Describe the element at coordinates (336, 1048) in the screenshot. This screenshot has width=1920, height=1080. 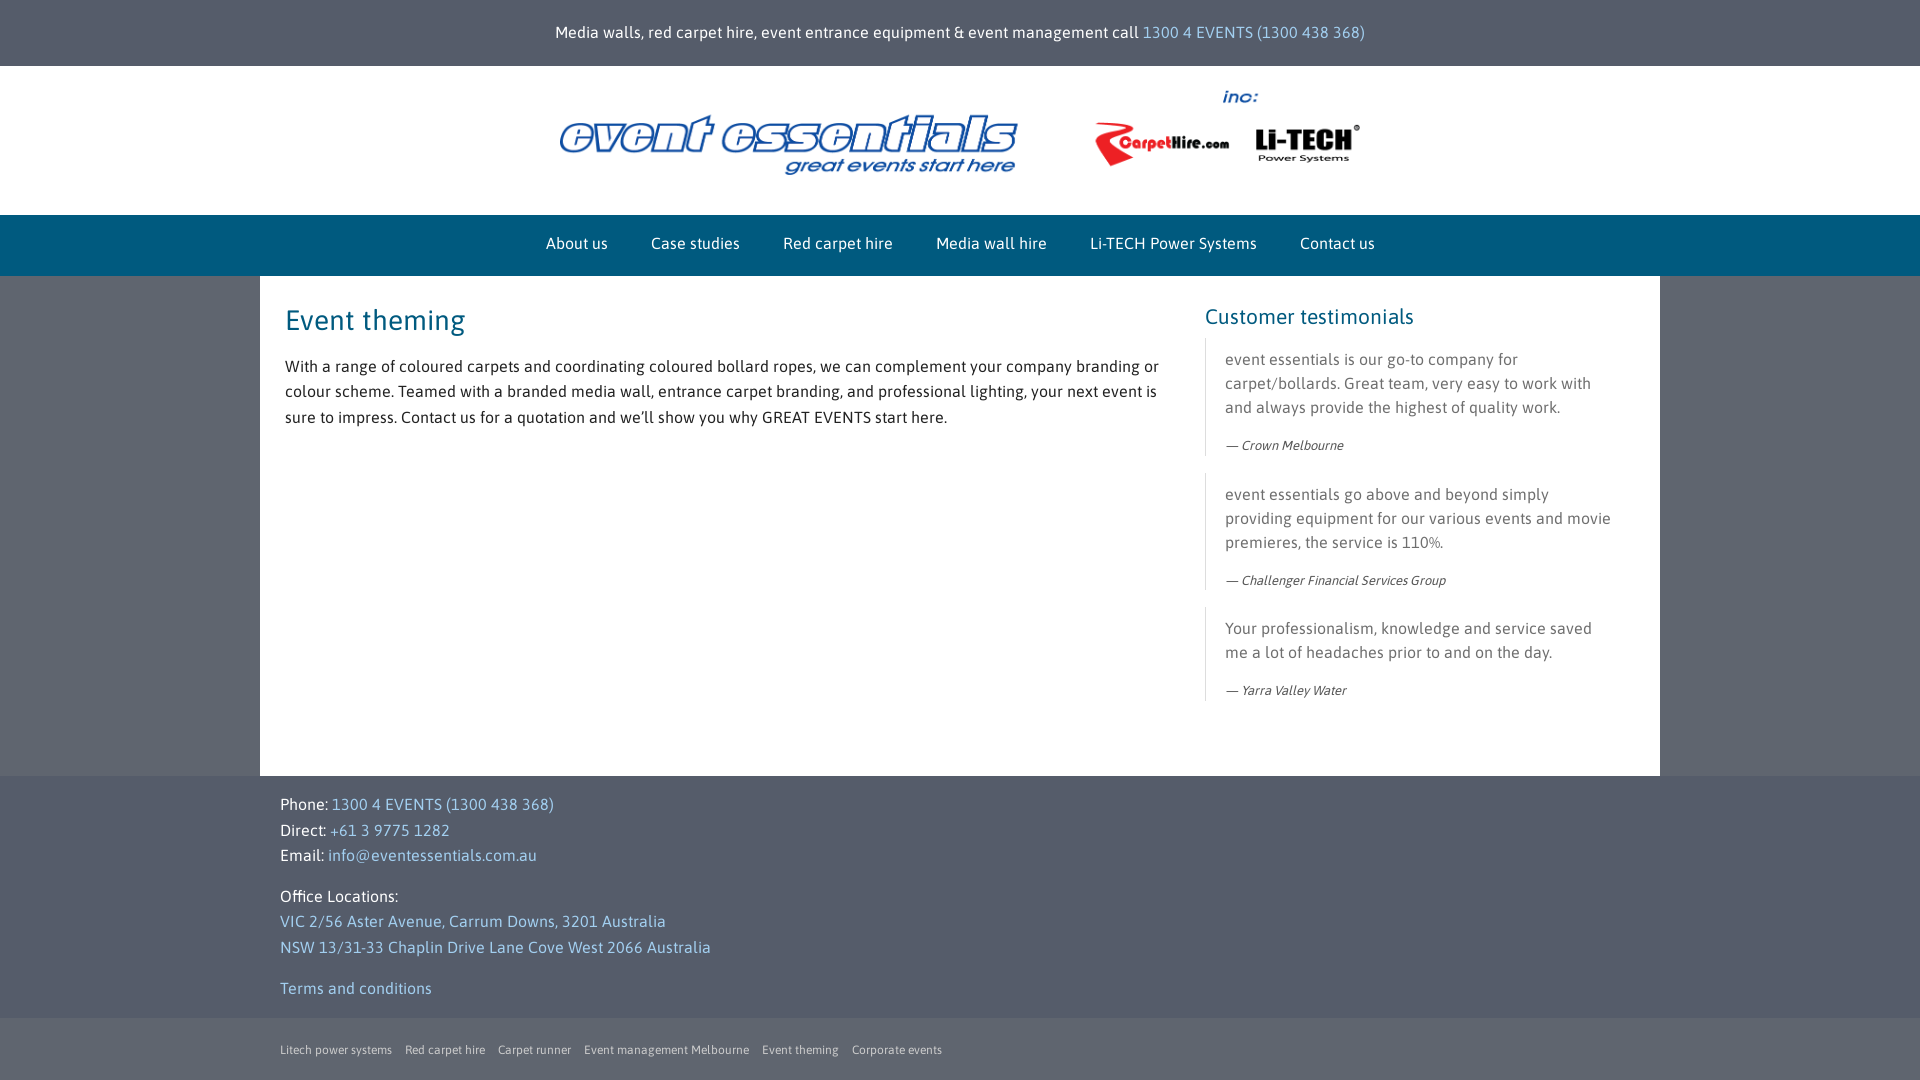
I see `'Litech power systems'` at that location.